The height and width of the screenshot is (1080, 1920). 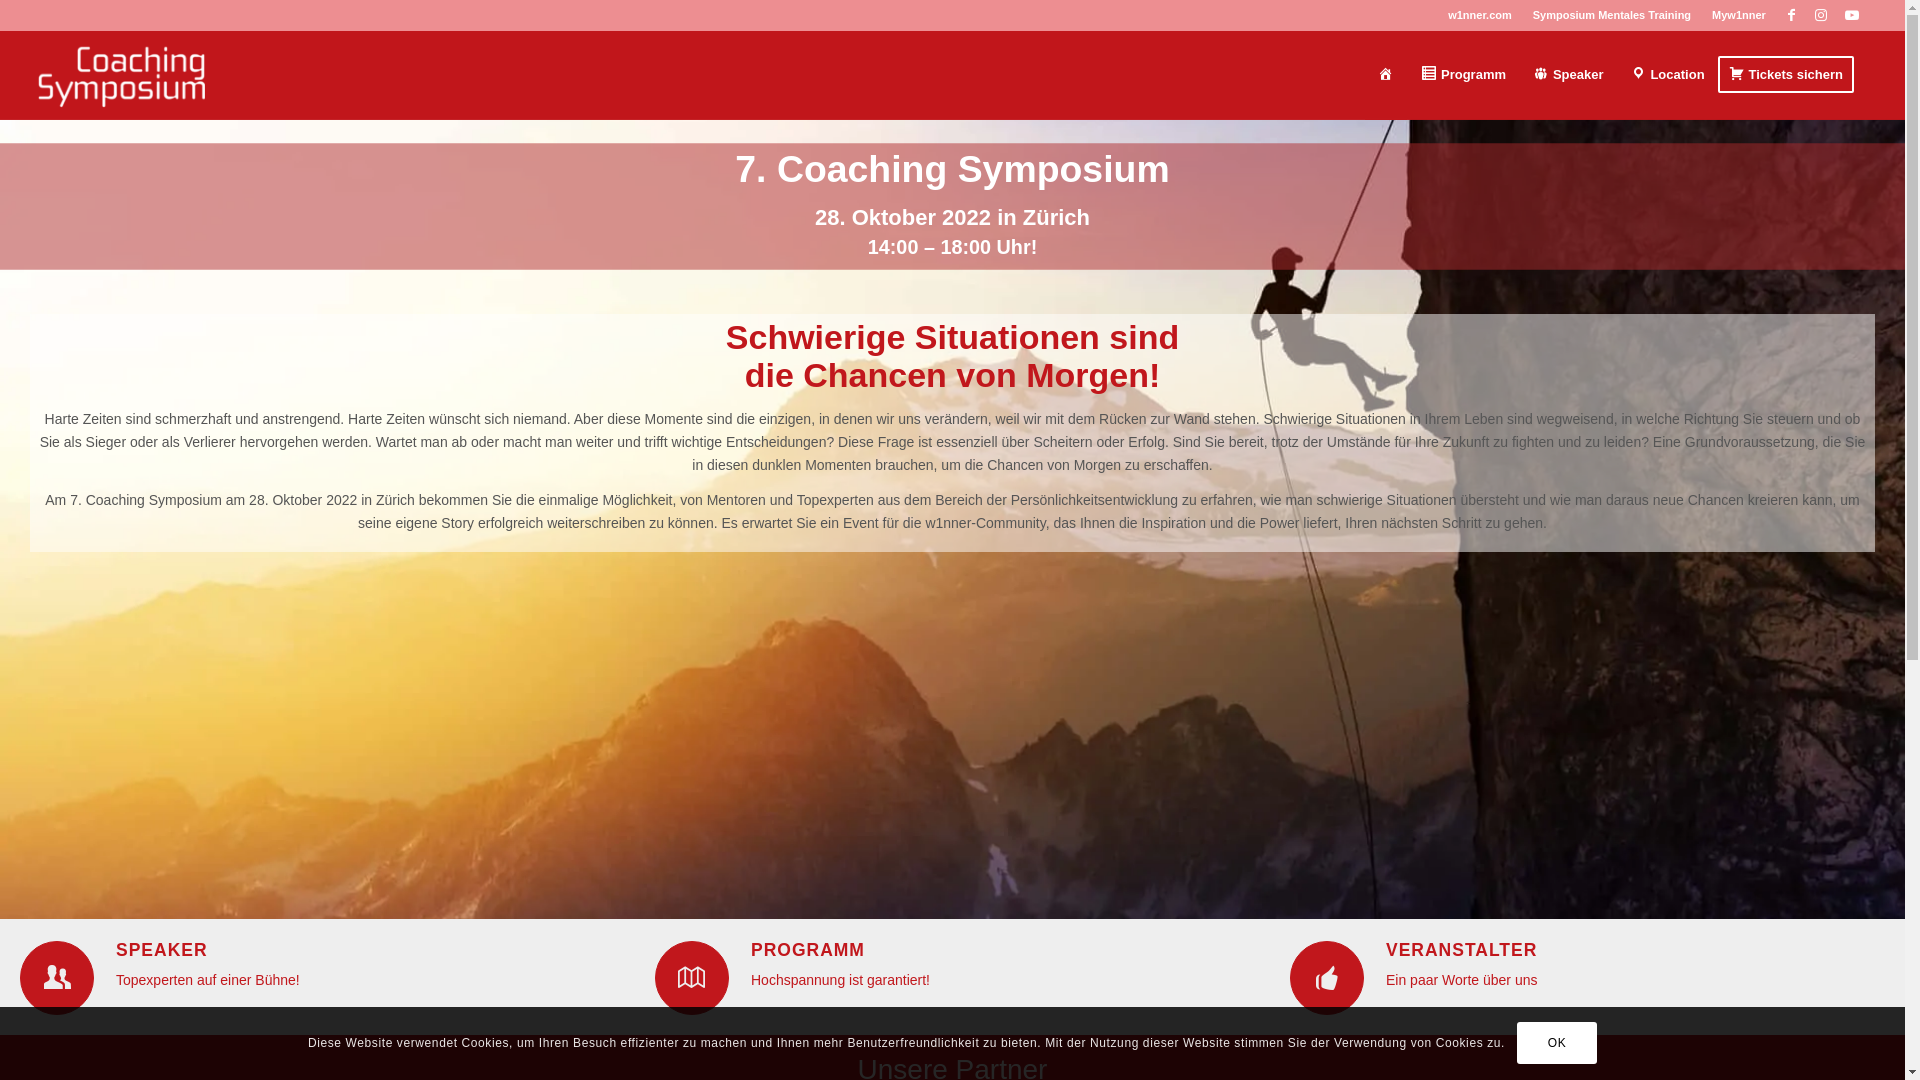 What do you see at coordinates (1405, 73) in the screenshot?
I see `'Programm'` at bounding box center [1405, 73].